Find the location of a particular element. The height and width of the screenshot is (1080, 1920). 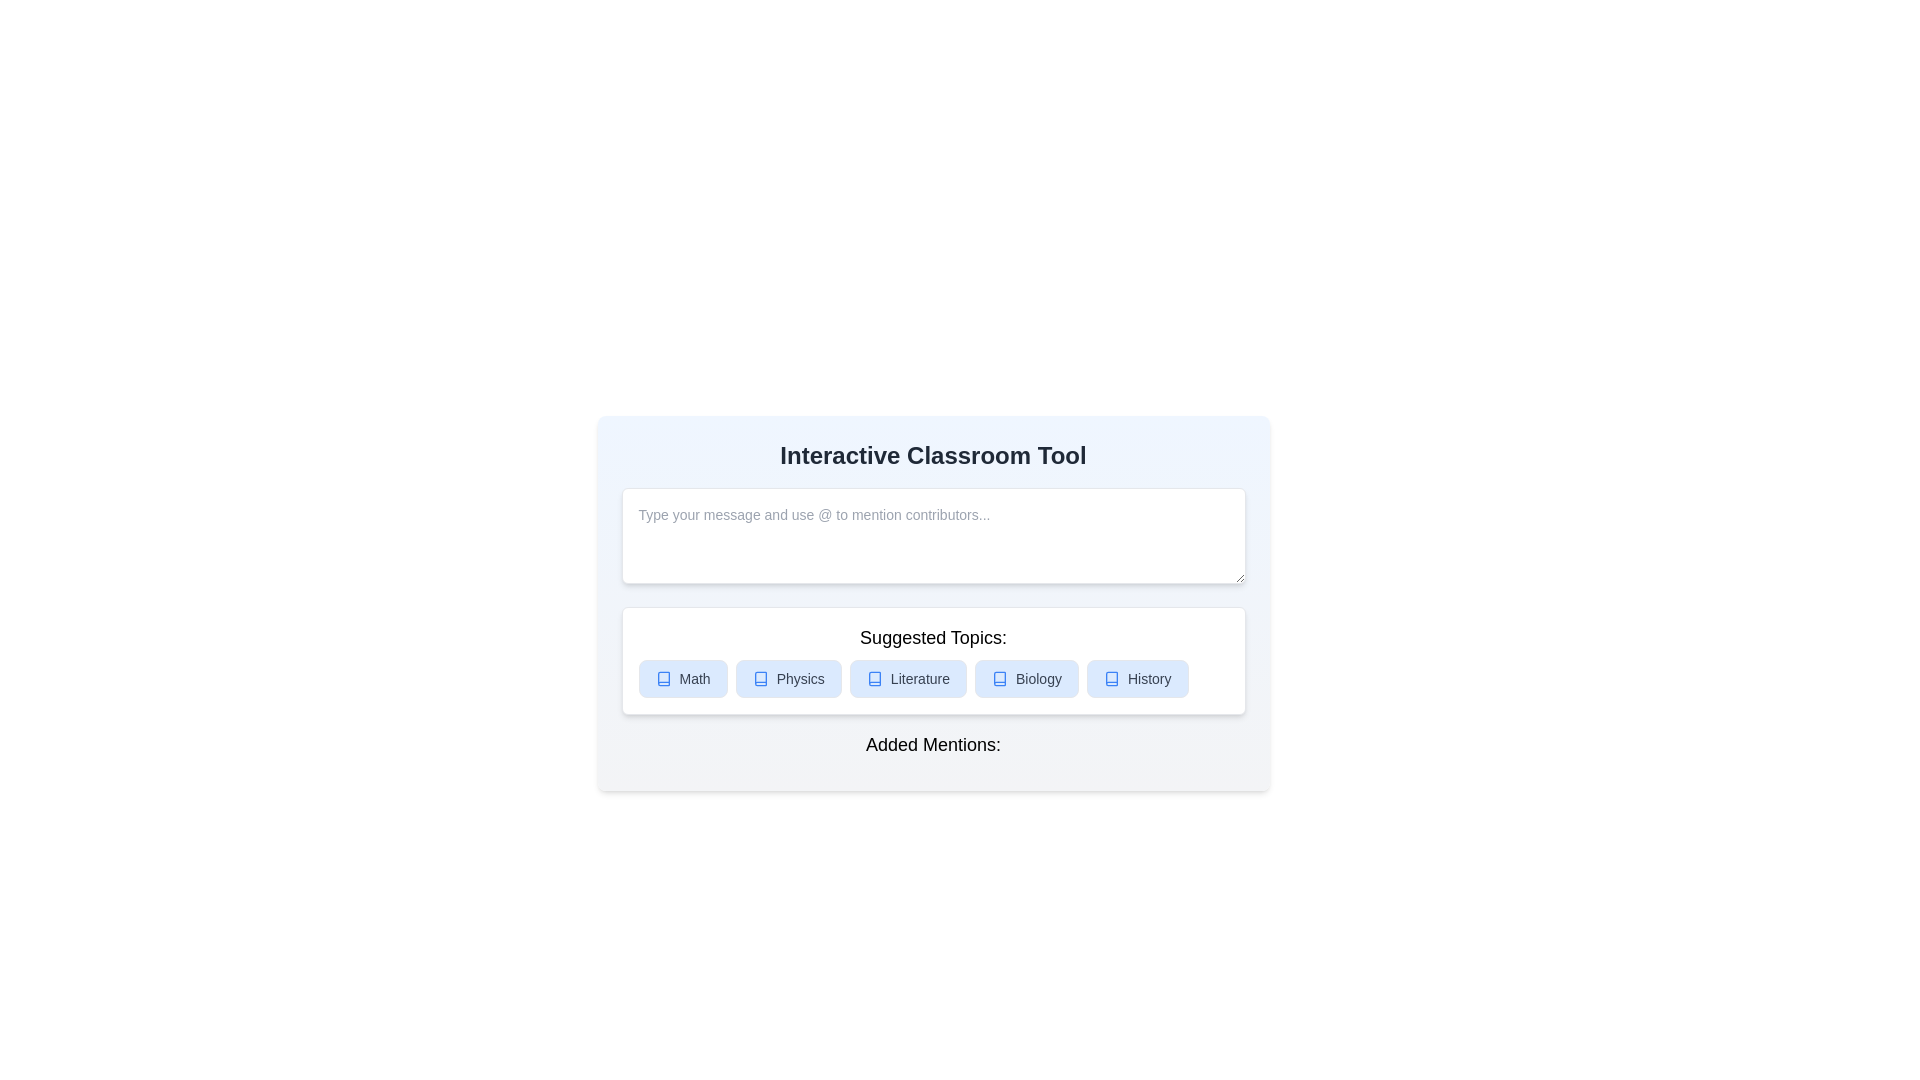

text label 'Added Mentions:' which is styled in a large, bold font and located at the bottom of the interface, beneath the suggested topics area is located at coordinates (932, 744).